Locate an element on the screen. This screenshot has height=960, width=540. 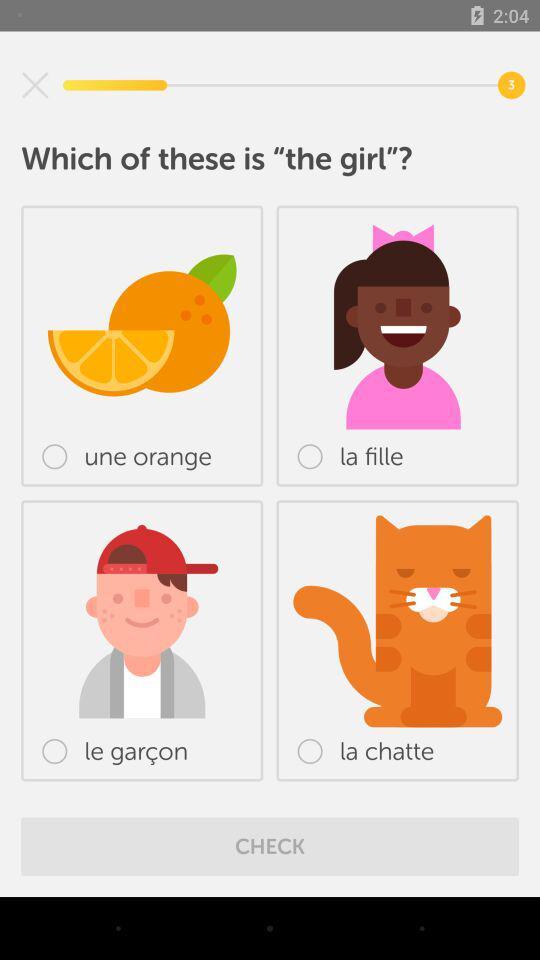
the application is located at coordinates (35, 85).